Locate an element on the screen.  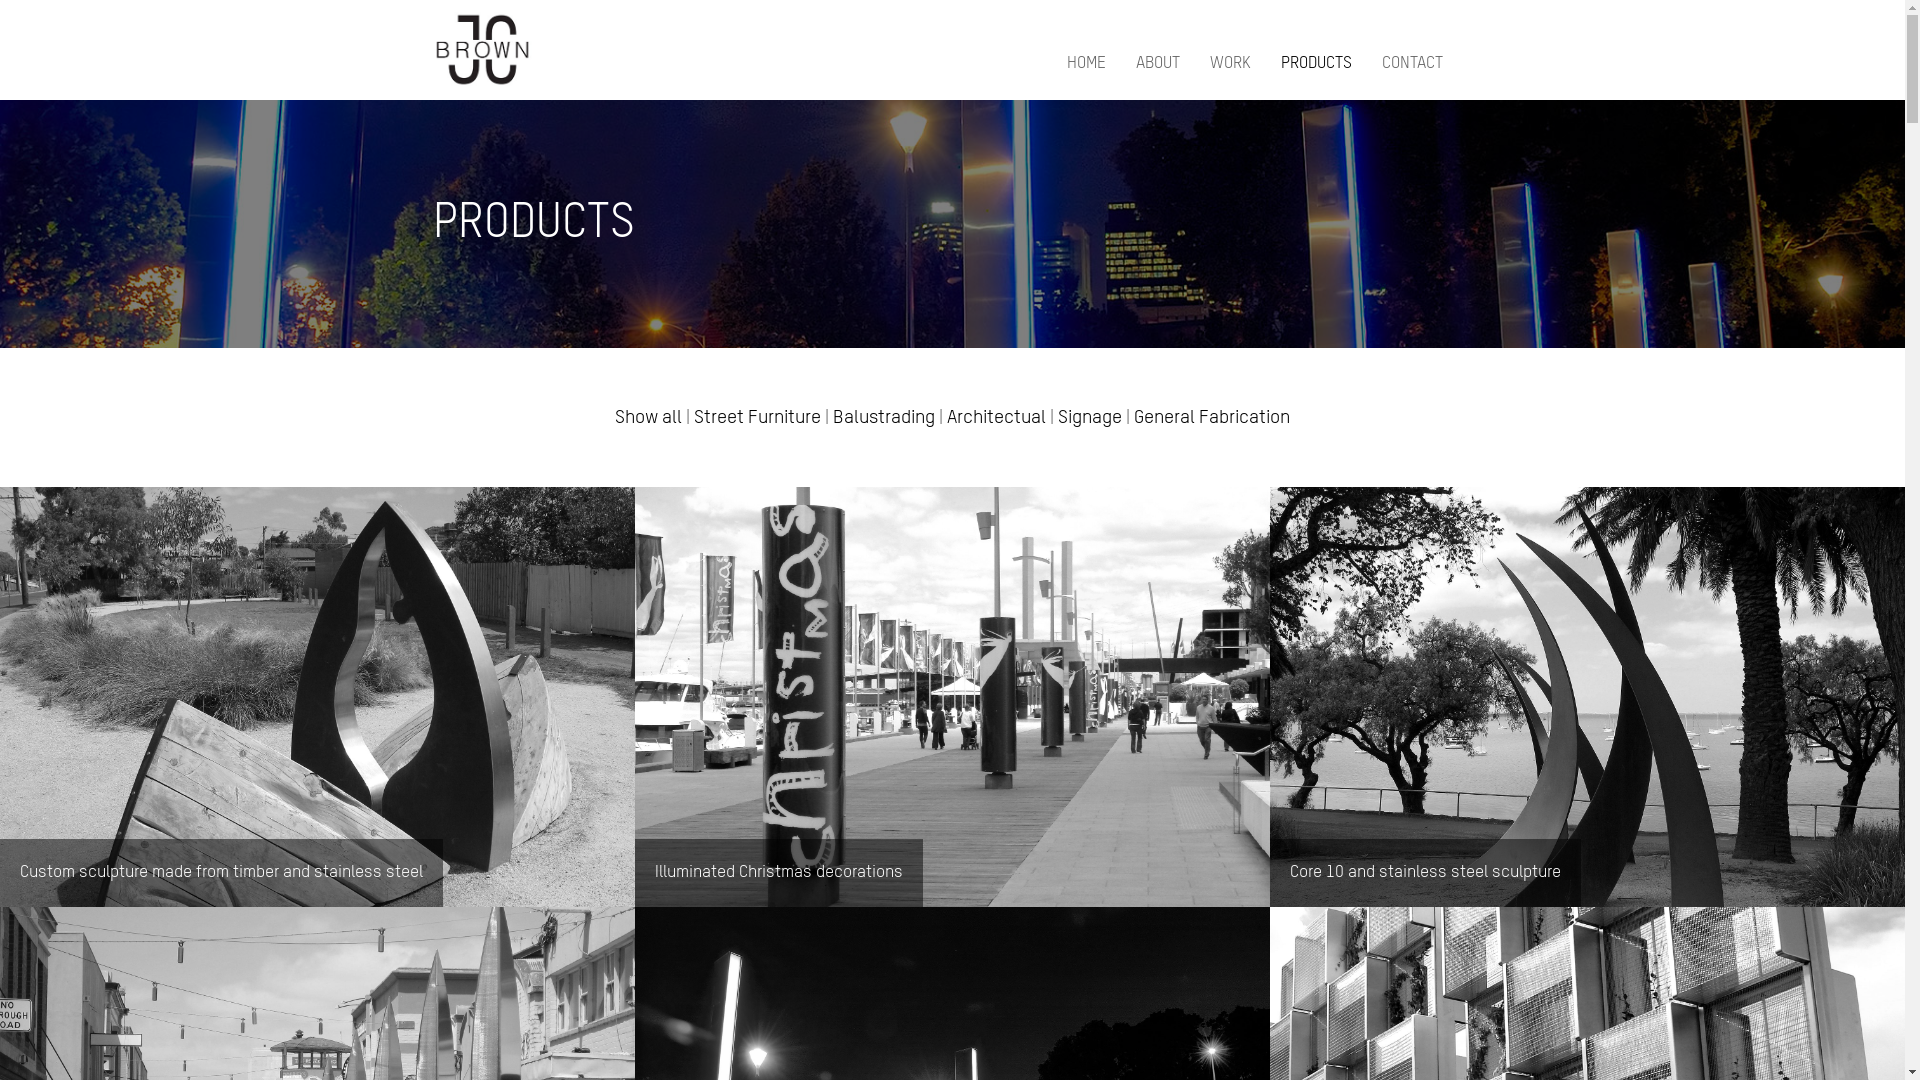
'CONTACT' is located at coordinates (1381, 64).